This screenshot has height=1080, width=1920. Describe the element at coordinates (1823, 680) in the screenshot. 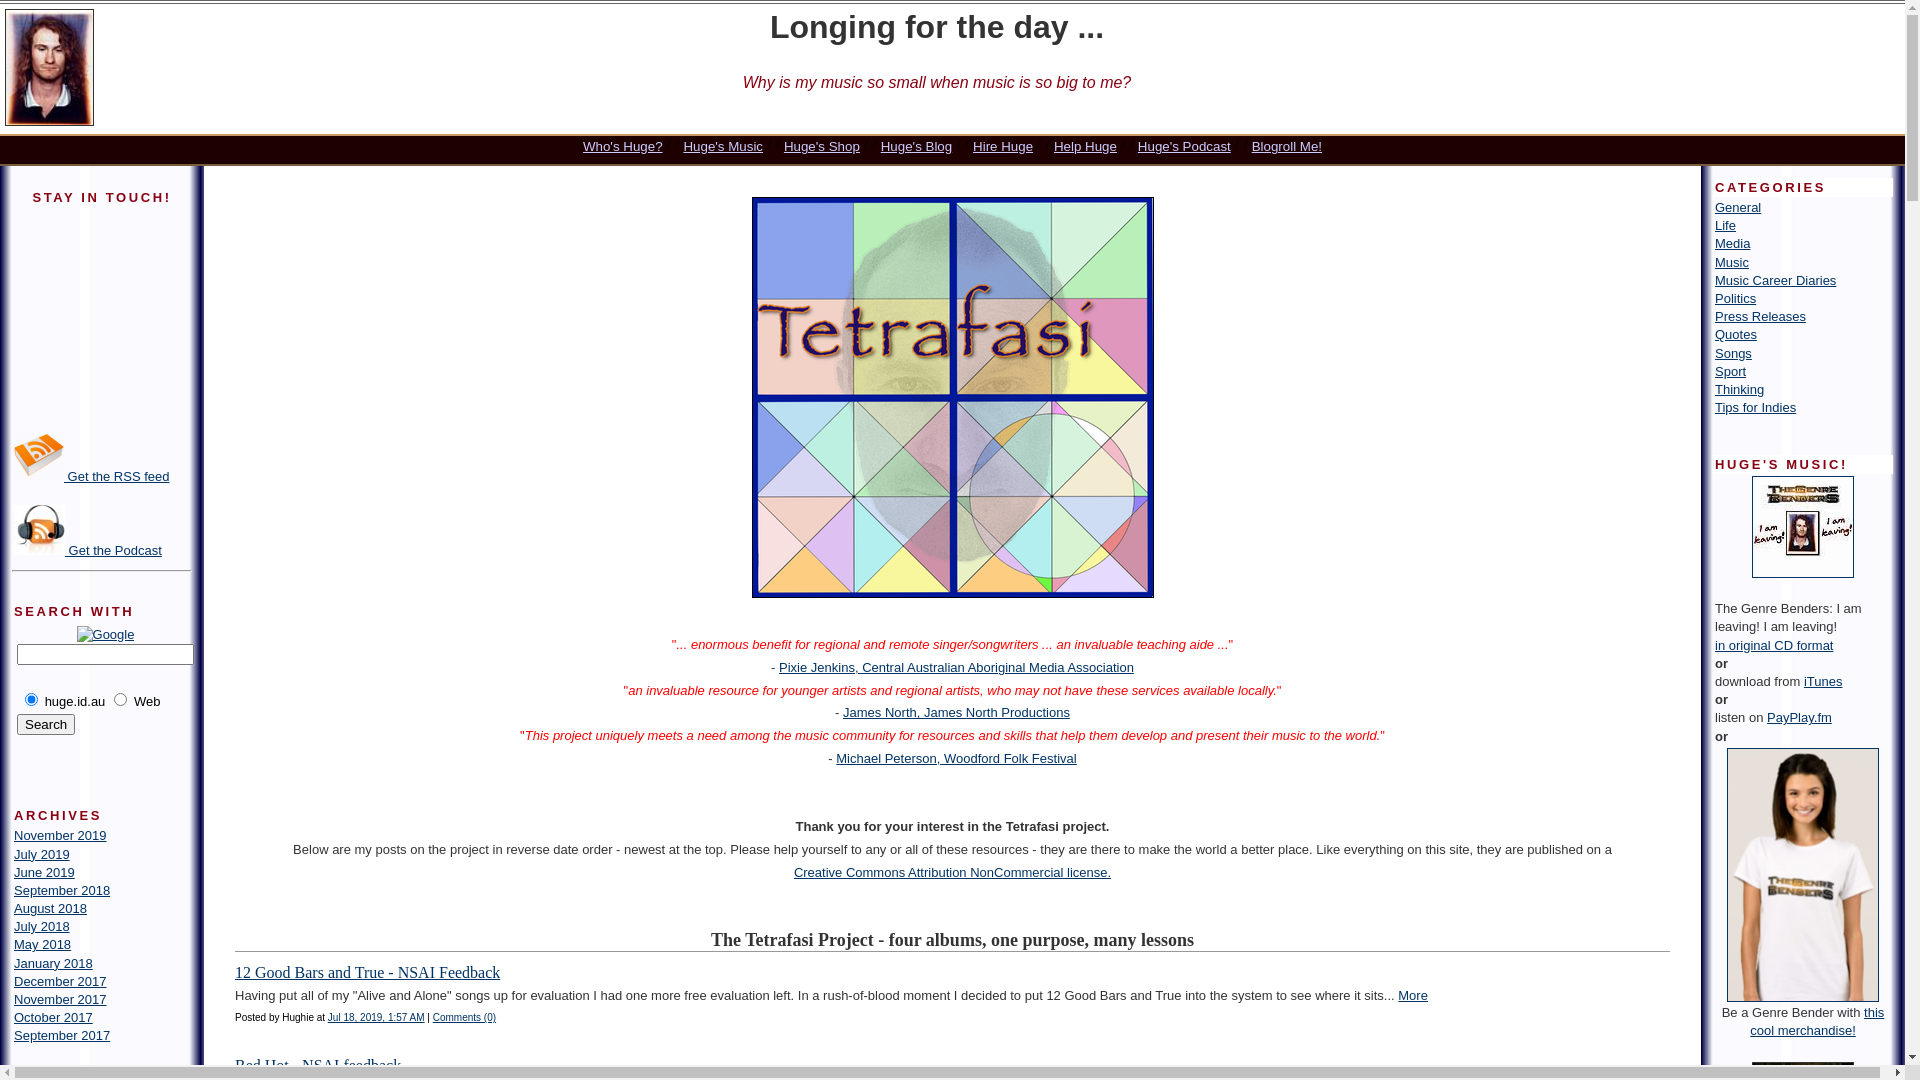

I see `'iTunes'` at that location.